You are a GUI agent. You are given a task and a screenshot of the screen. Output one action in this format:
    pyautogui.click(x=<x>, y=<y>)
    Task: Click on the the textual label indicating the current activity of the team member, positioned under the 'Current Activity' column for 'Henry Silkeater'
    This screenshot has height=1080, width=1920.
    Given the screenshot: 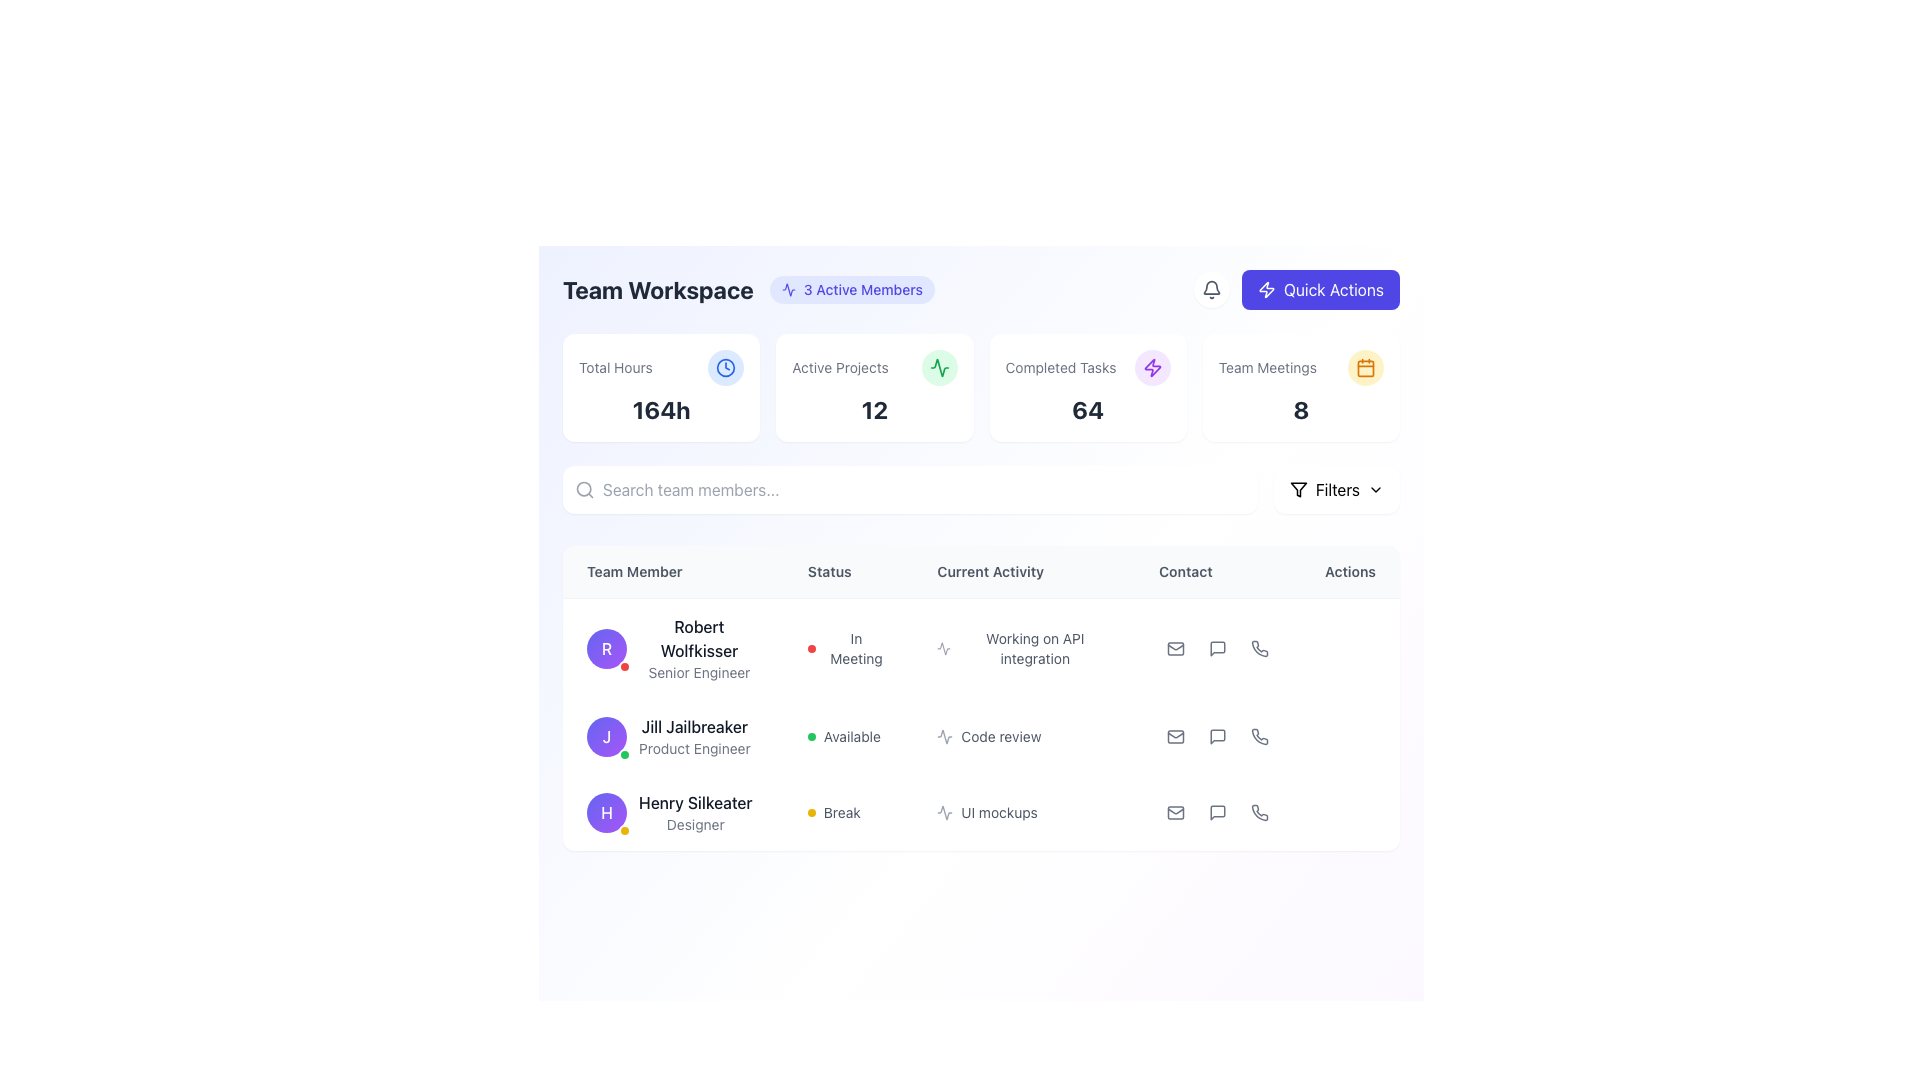 What is the action you would take?
    pyautogui.click(x=999, y=813)
    